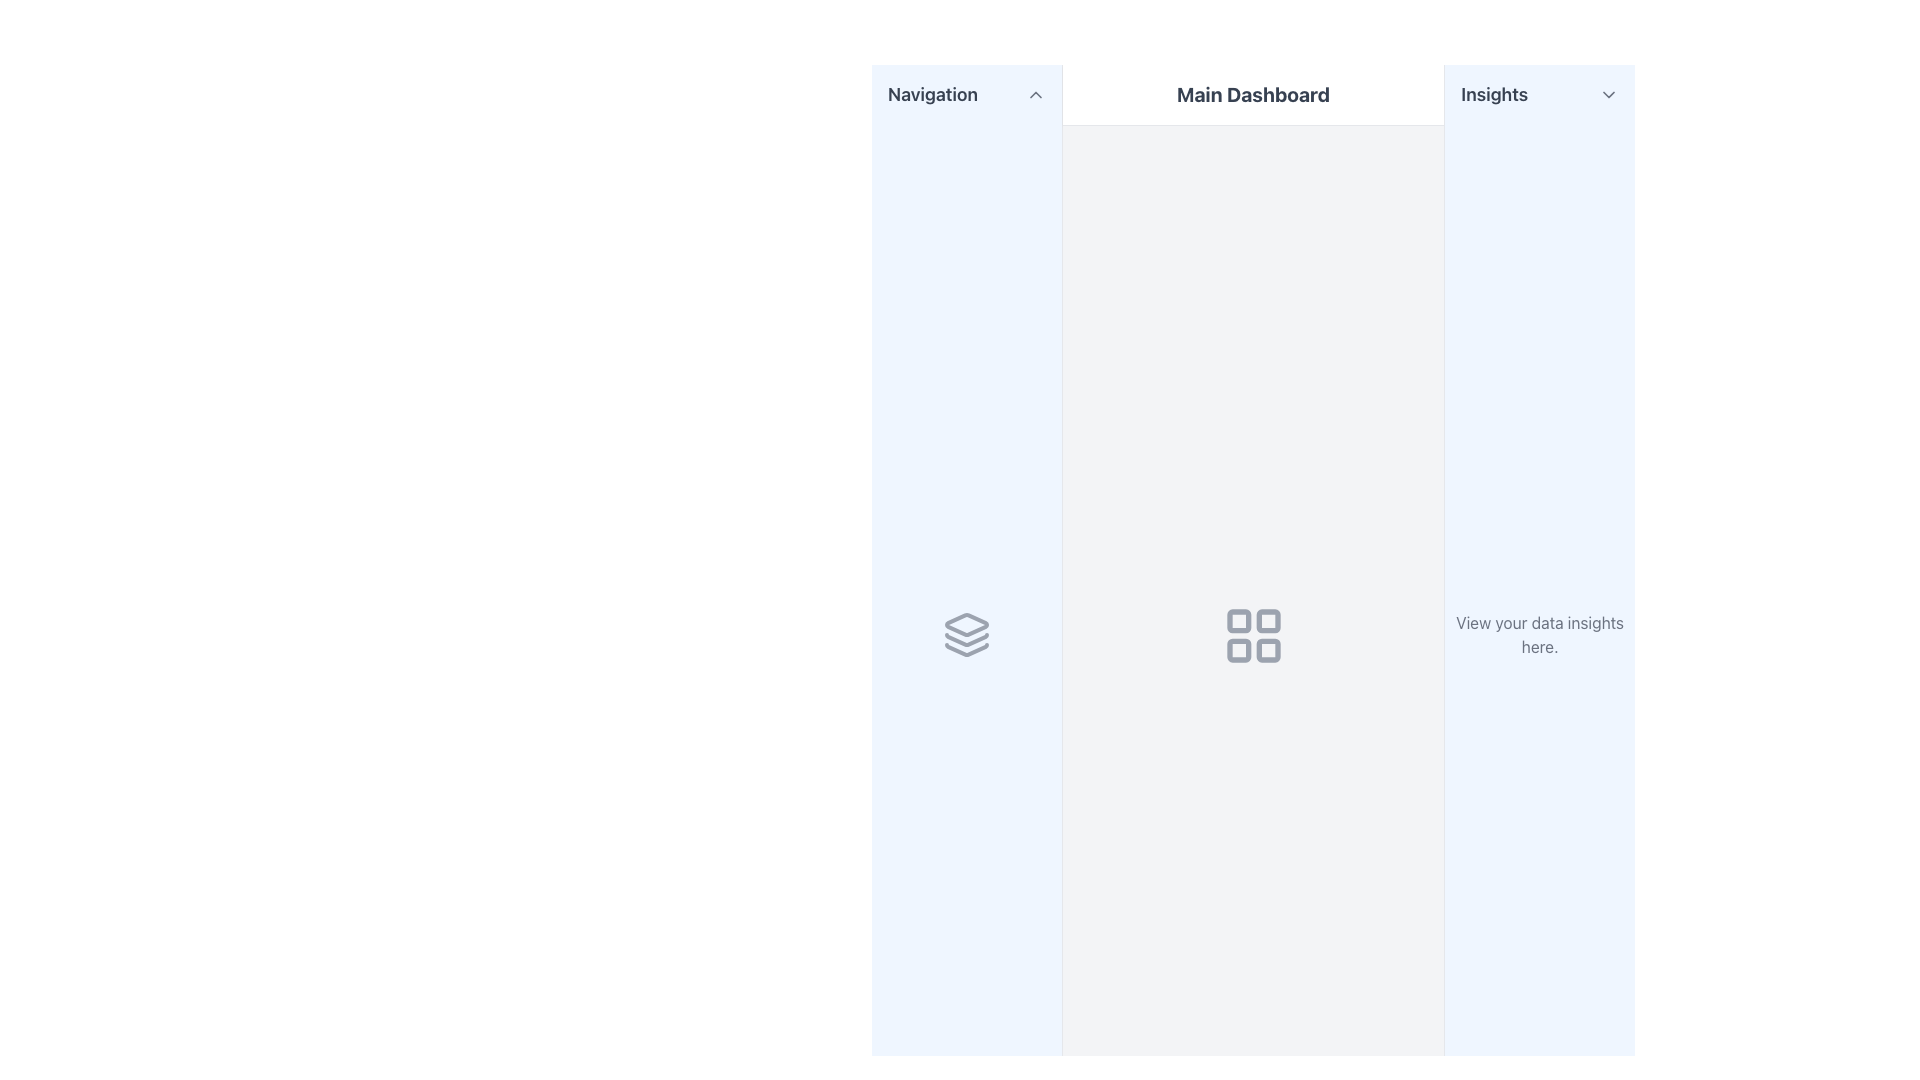 The height and width of the screenshot is (1080, 1920). I want to click on the downward-facing chevron icon located to the right of the 'Insights' label, so click(1608, 95).